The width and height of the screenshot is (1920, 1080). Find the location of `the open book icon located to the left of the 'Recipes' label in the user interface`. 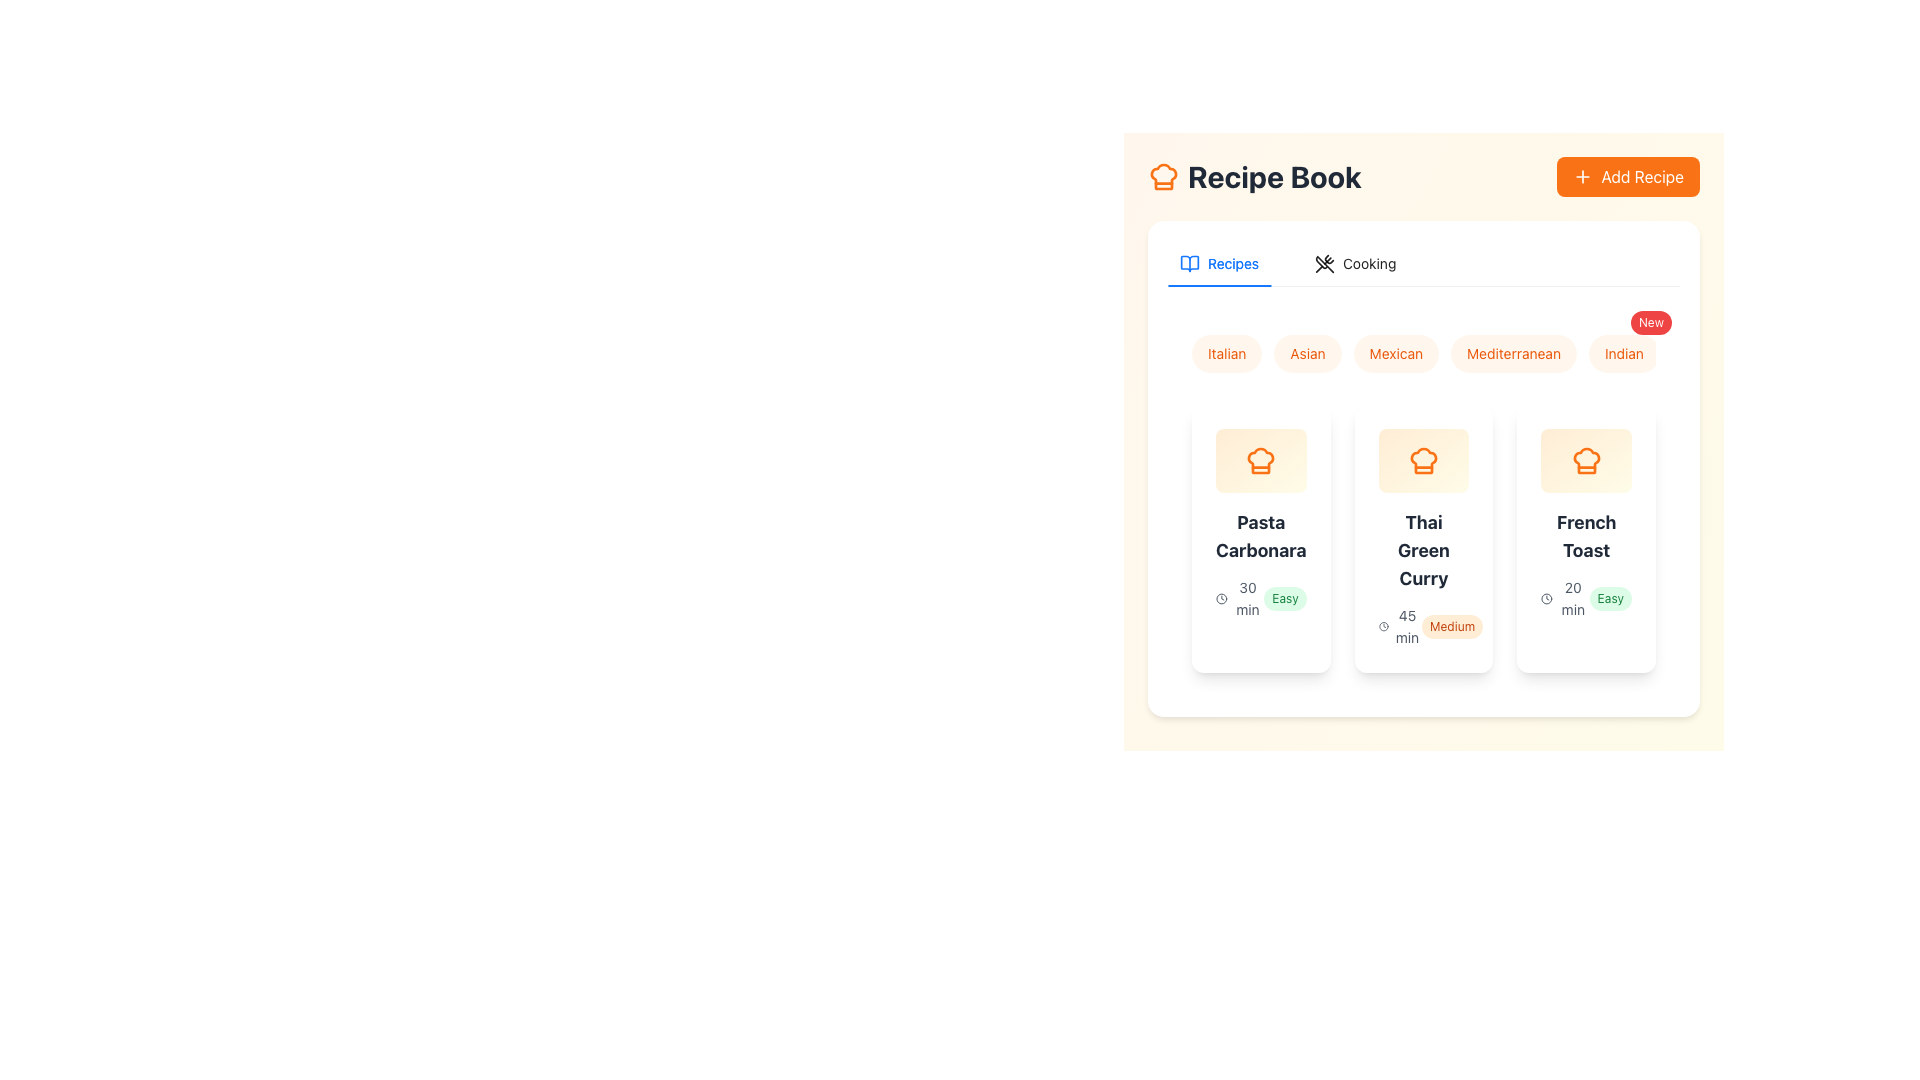

the open book icon located to the left of the 'Recipes' label in the user interface is located at coordinates (1190, 262).